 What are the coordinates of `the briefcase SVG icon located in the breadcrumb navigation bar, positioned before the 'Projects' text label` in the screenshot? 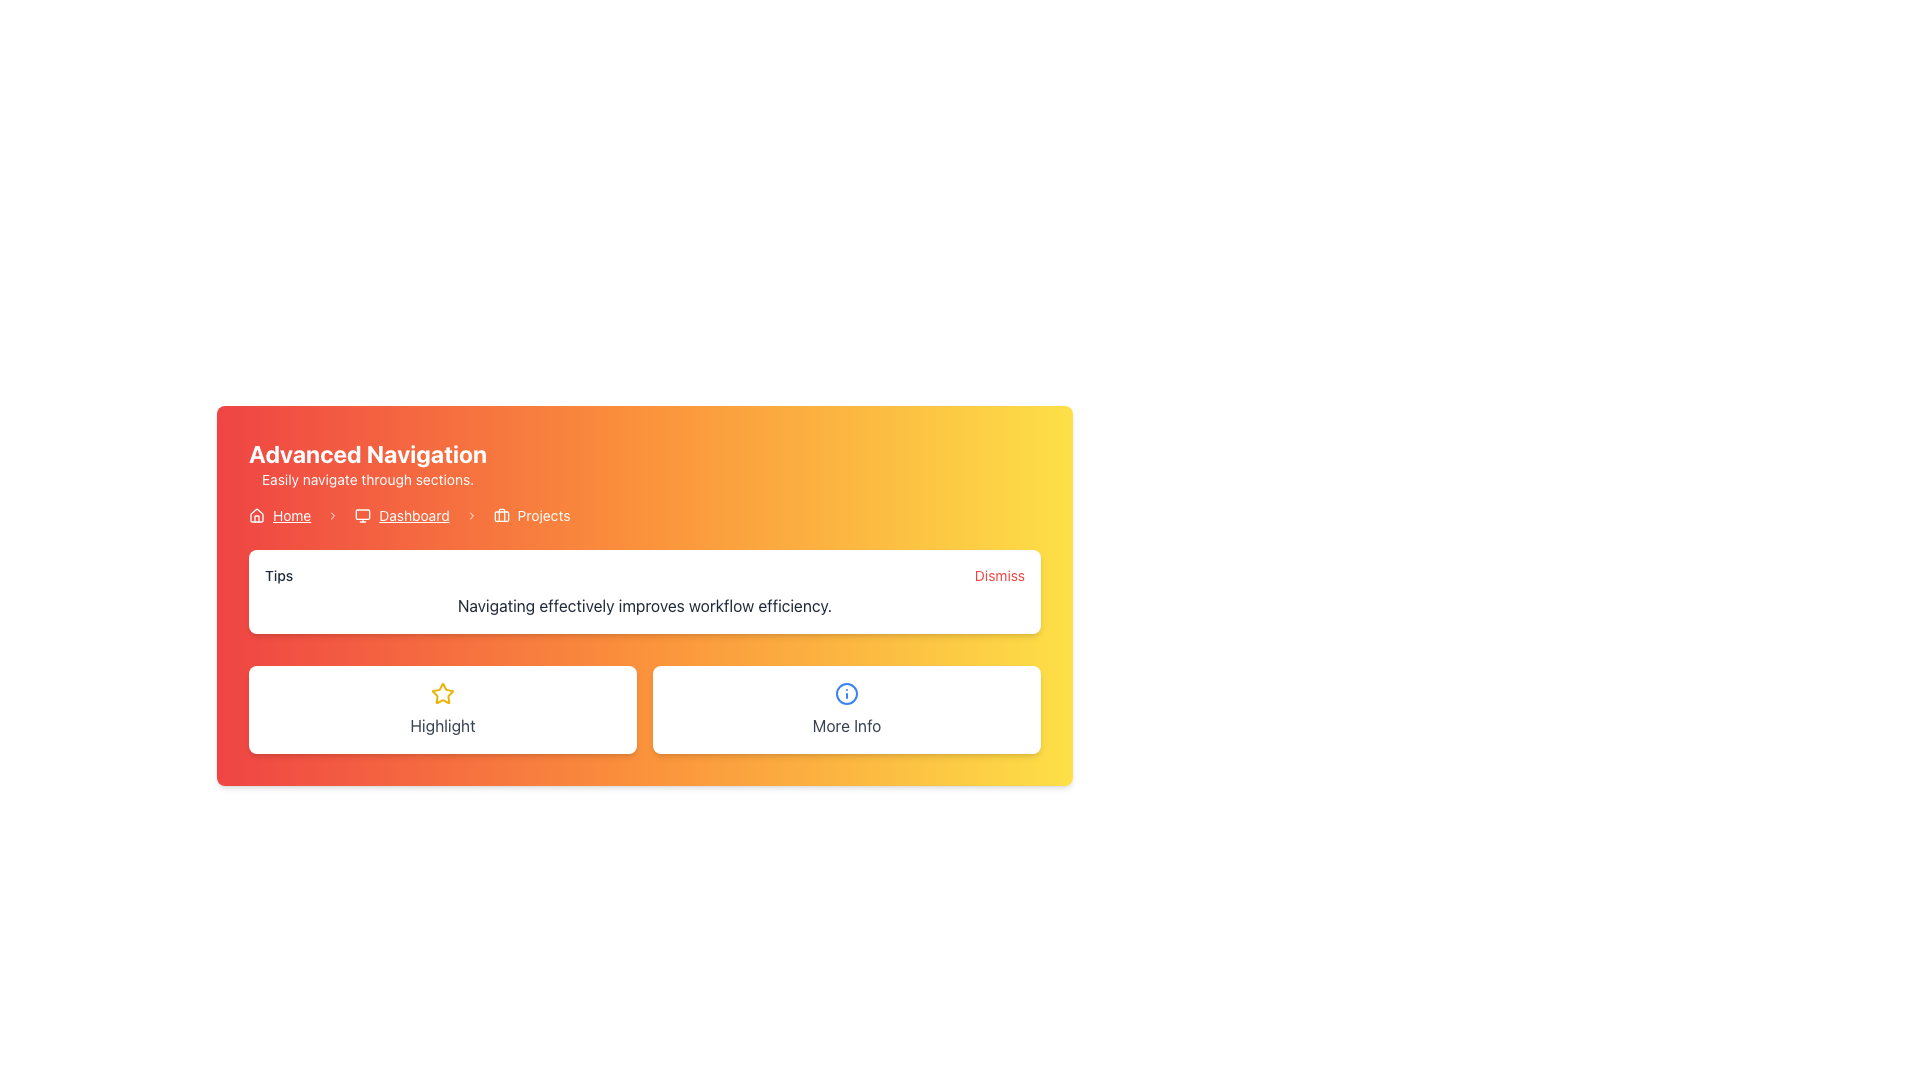 It's located at (501, 515).